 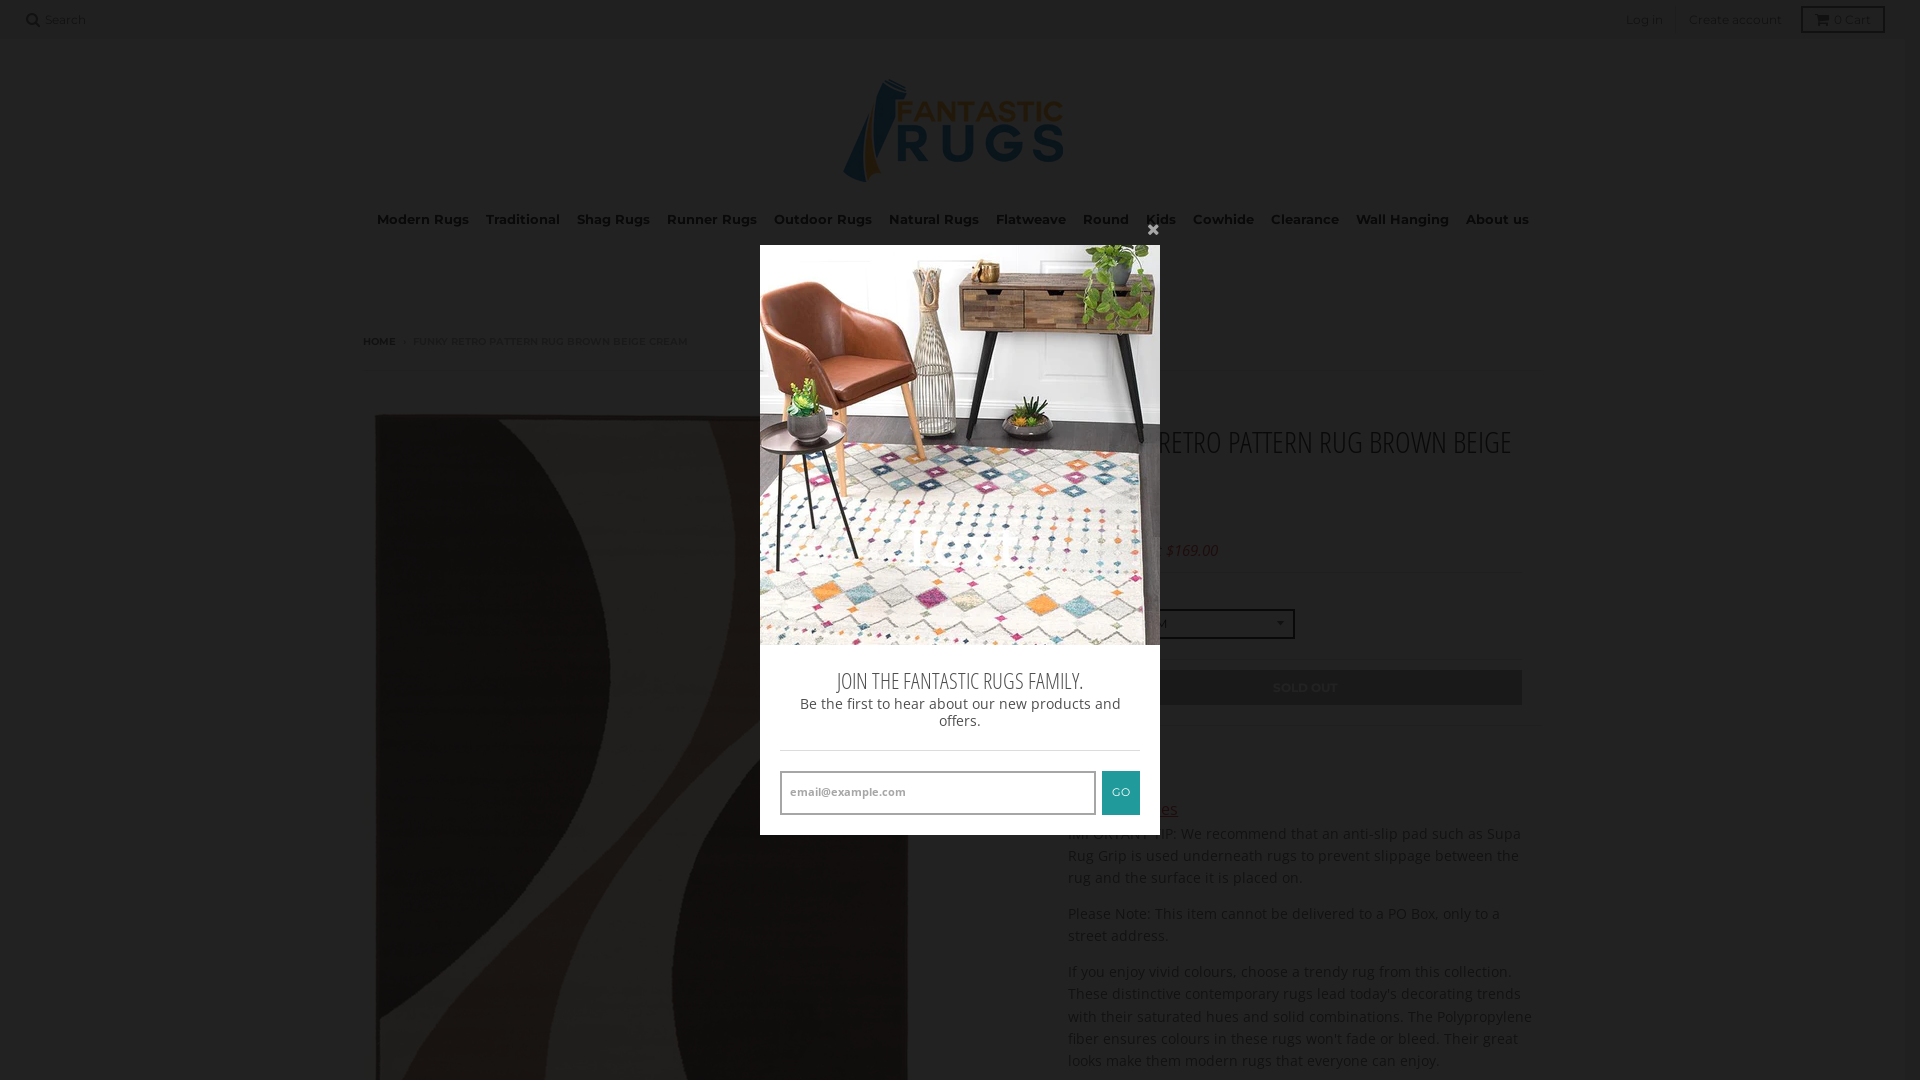 I want to click on 'Modern Rugs', so click(x=421, y=219).